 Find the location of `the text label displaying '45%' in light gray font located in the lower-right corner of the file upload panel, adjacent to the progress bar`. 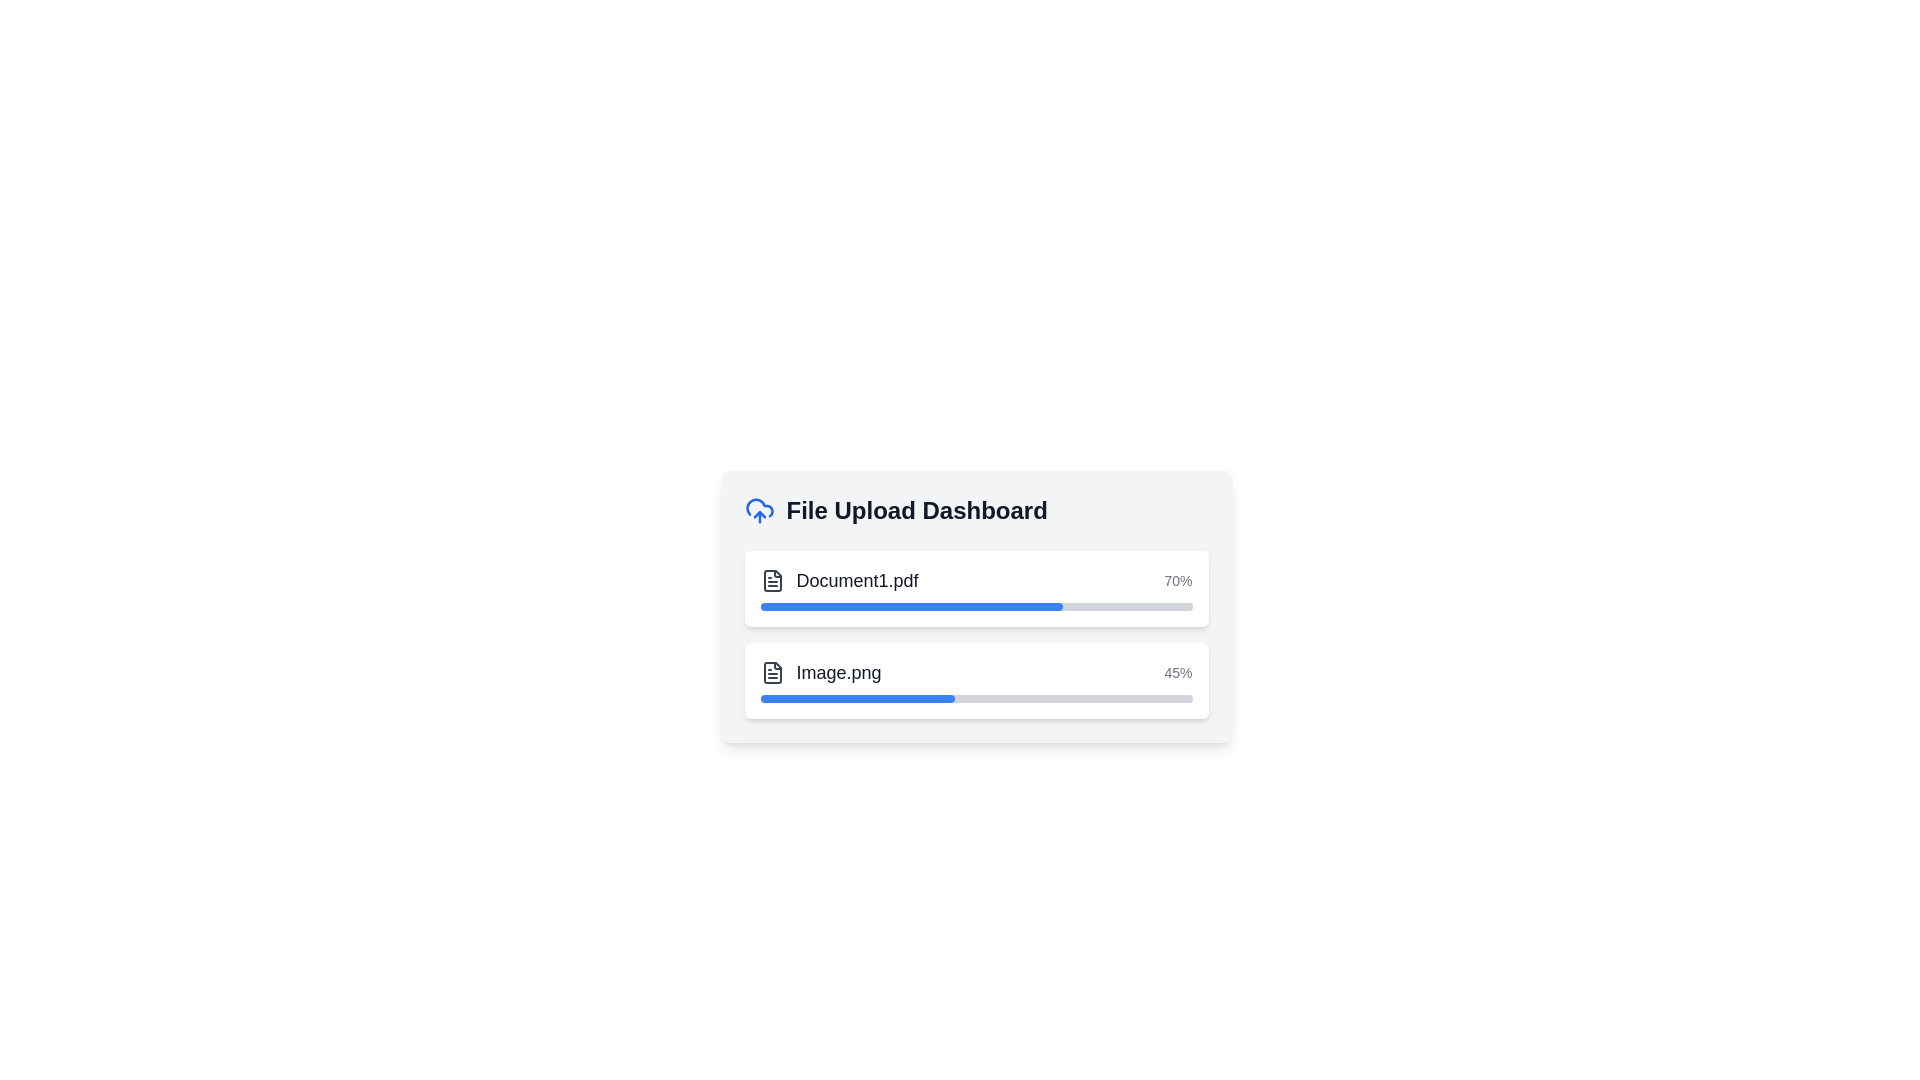

the text label displaying '45%' in light gray font located in the lower-right corner of the file upload panel, adjacent to the progress bar is located at coordinates (1178, 672).